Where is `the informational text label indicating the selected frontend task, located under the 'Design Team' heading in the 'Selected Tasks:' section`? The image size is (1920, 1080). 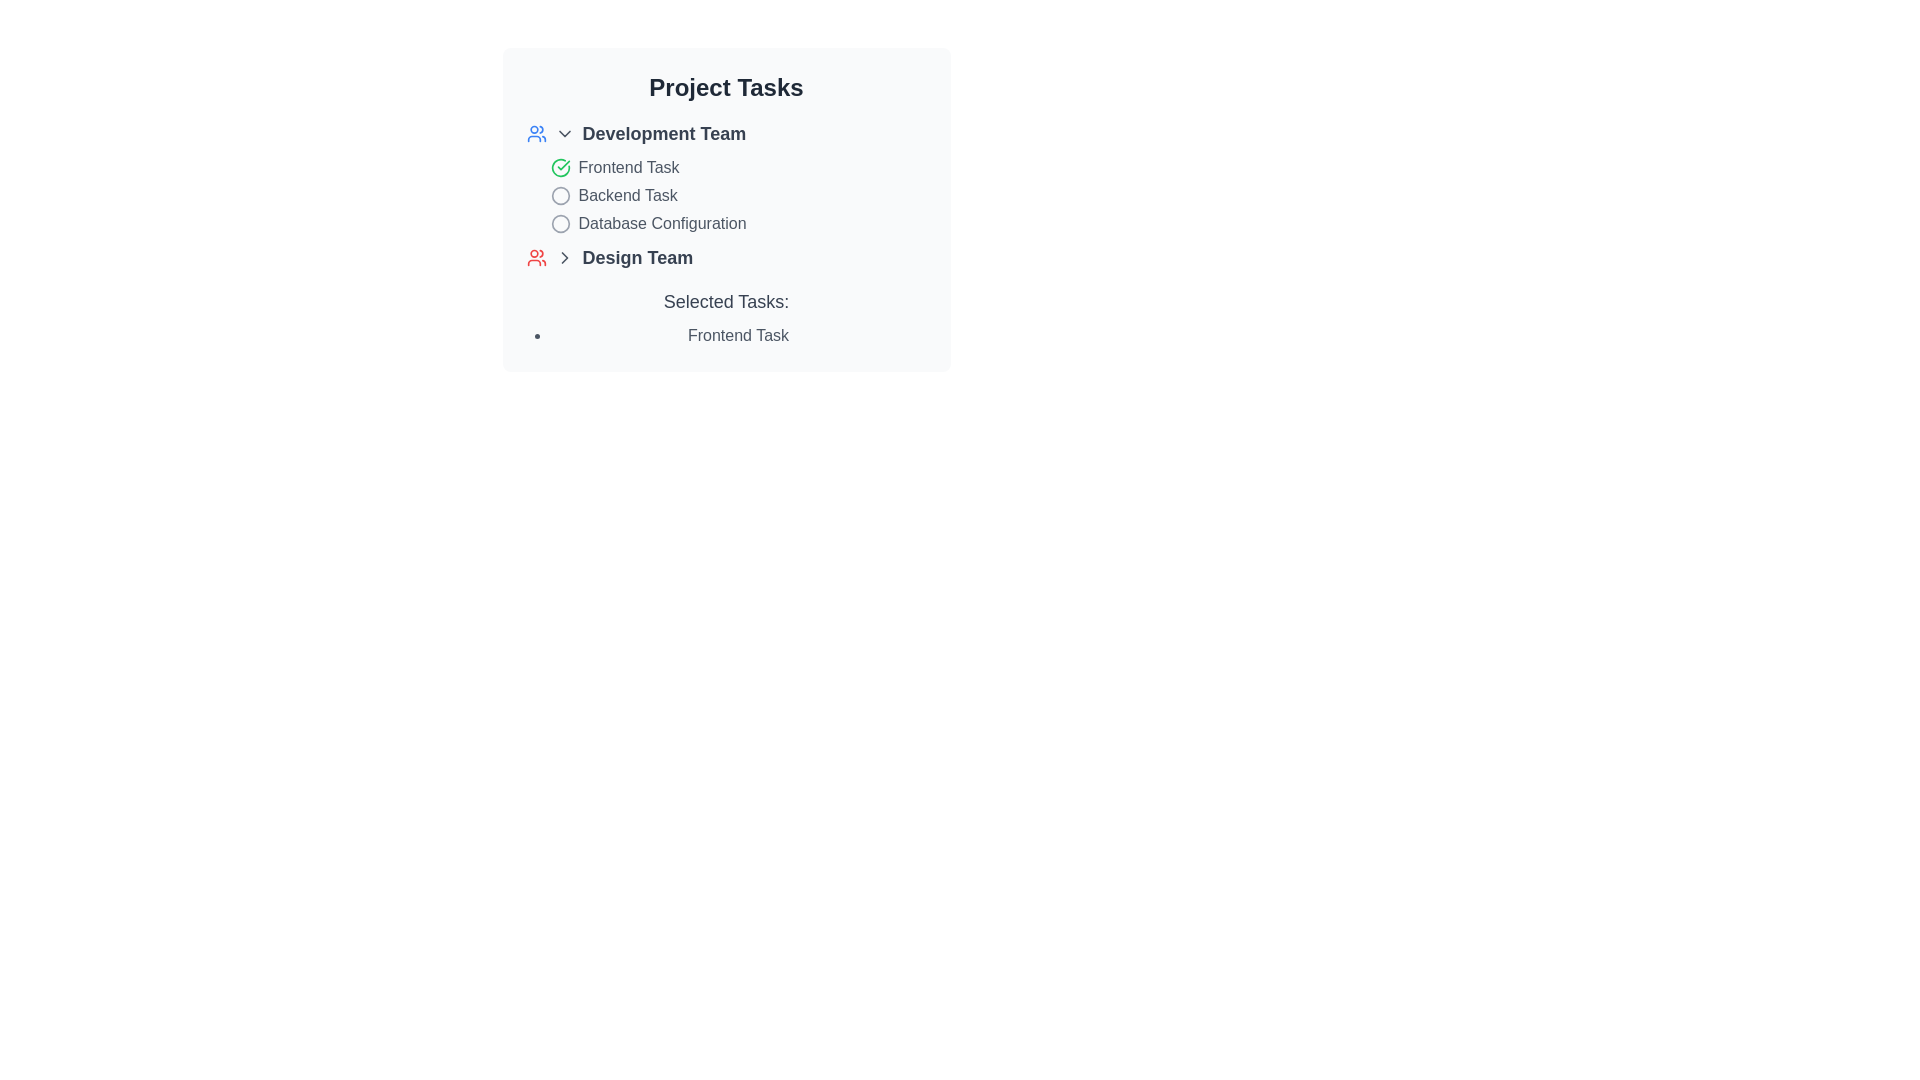
the informational text label indicating the selected frontend task, located under the 'Design Team' heading in the 'Selected Tasks:' section is located at coordinates (737, 334).